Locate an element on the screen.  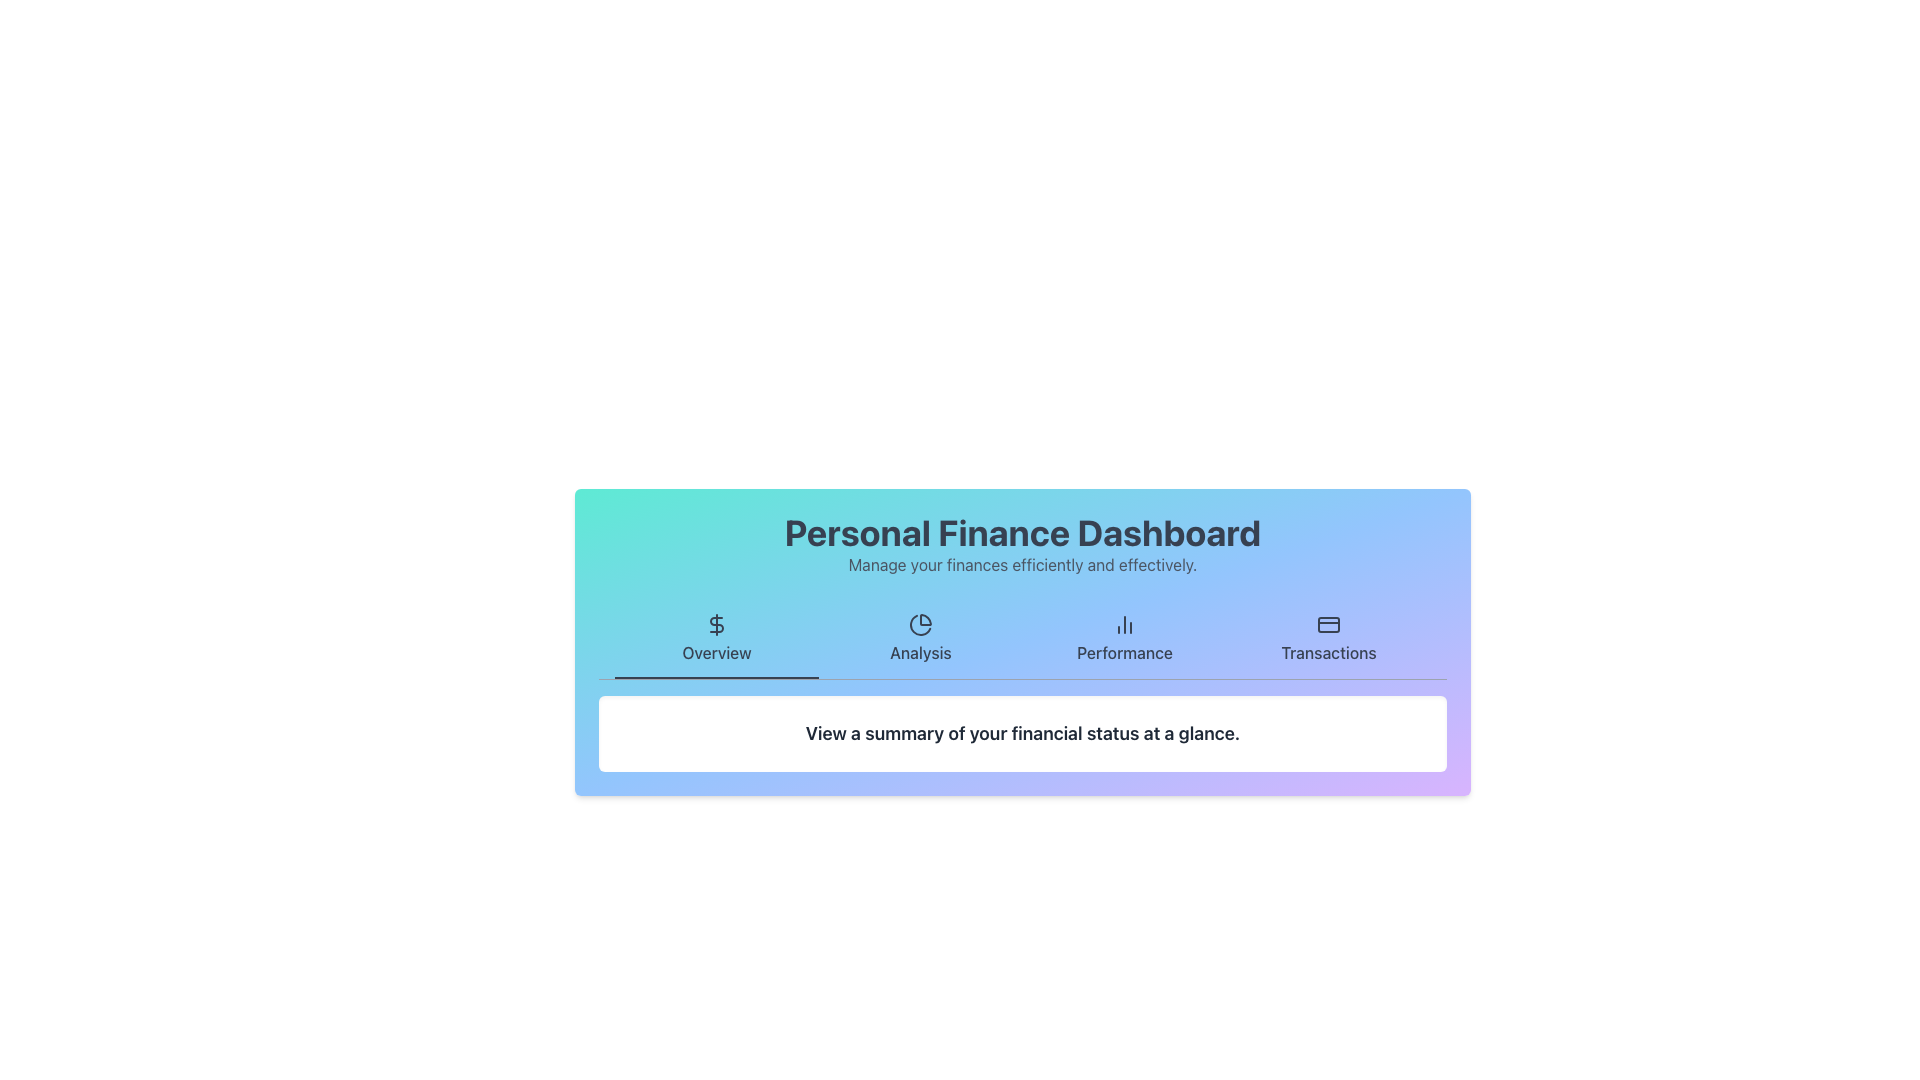
the 'Performance' tab in the navigation bar of the 'Personal Finance Dashboard' is located at coordinates (1124, 640).